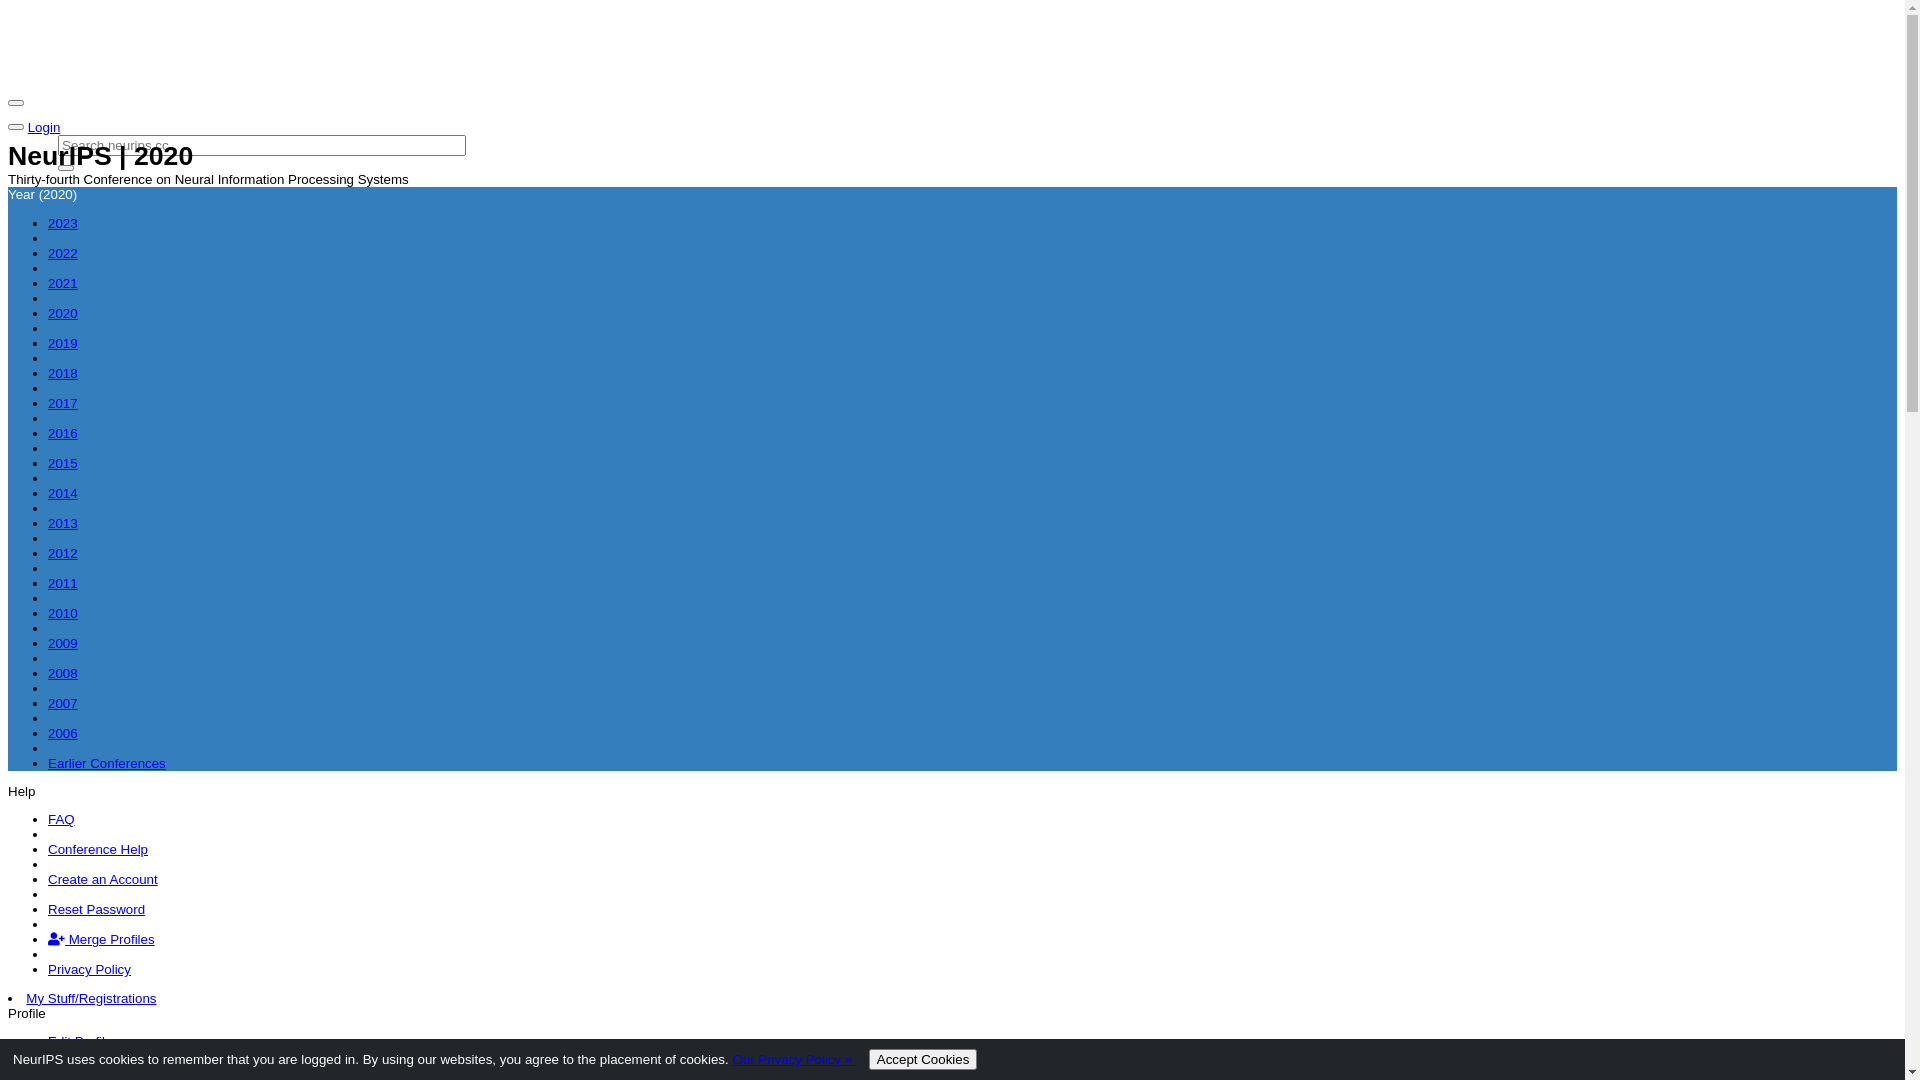 This screenshot has width=1920, height=1080. What do you see at coordinates (100, 939) in the screenshot?
I see `'Merge Profiles'` at bounding box center [100, 939].